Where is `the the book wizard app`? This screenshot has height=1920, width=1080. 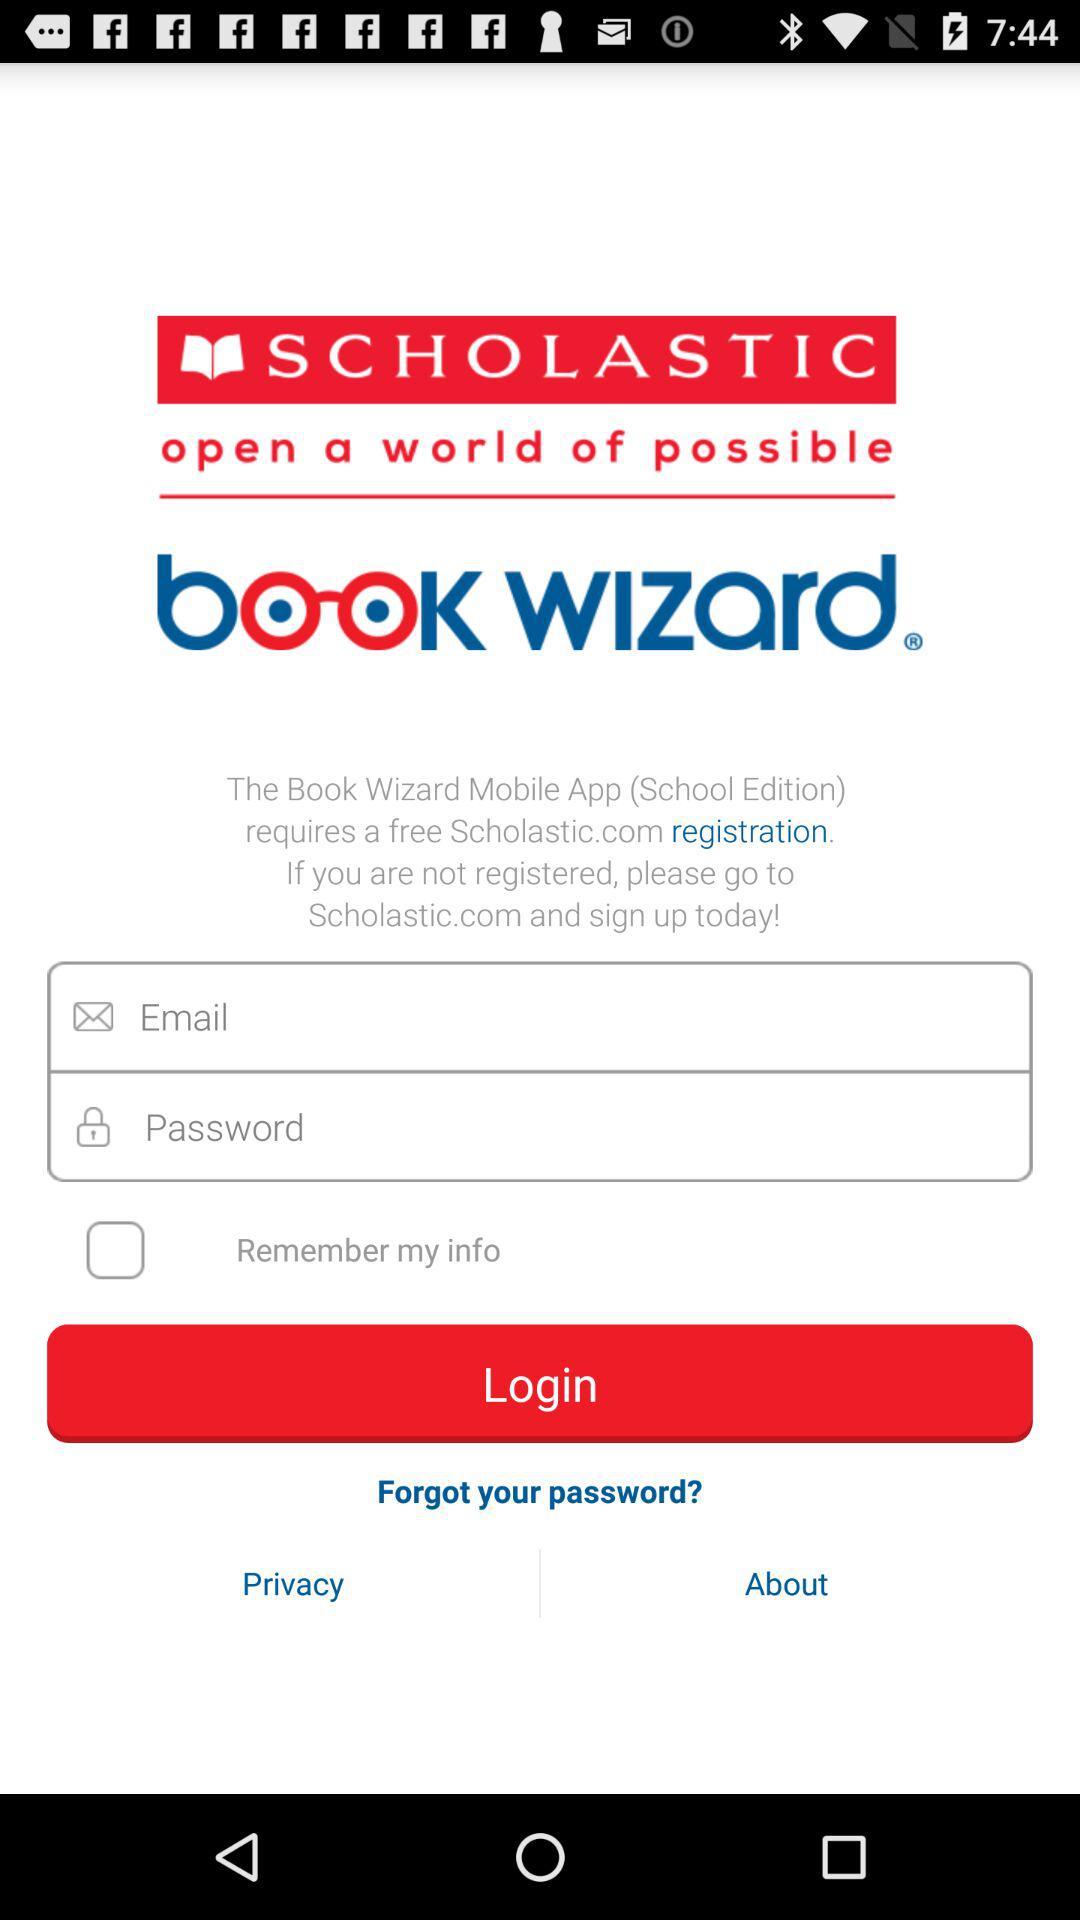 the the book wizard app is located at coordinates (540, 850).